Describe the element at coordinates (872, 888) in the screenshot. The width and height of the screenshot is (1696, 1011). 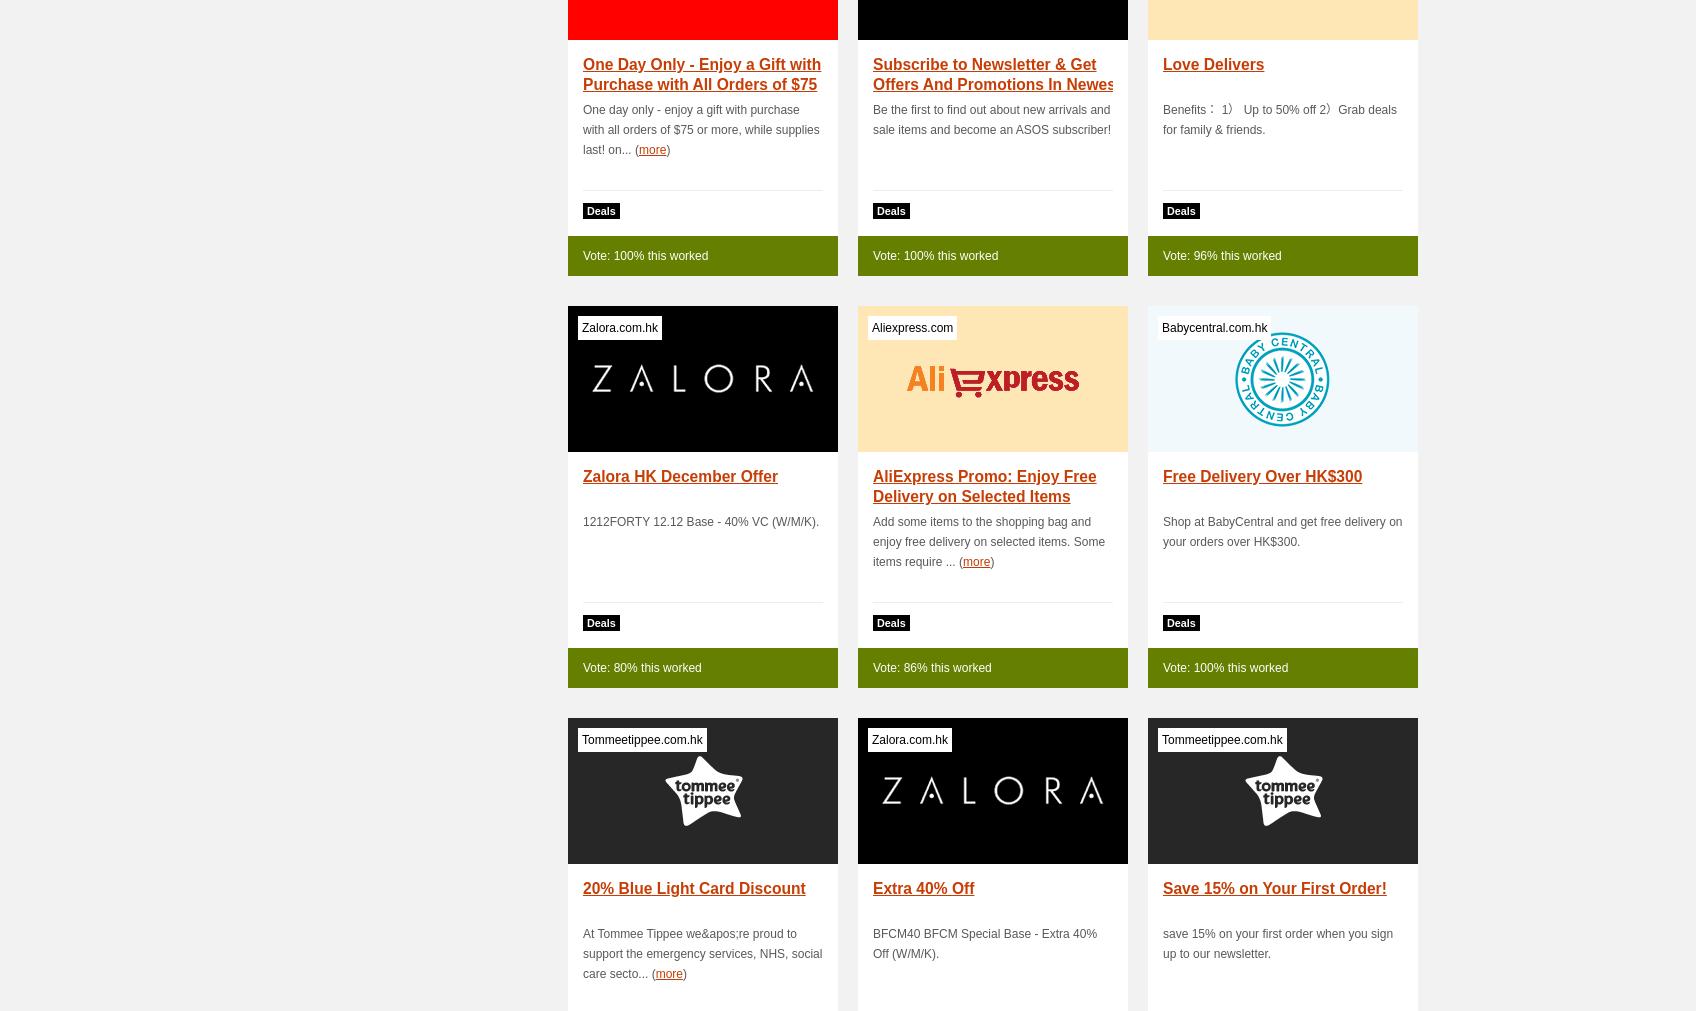
I see `'Extra 40% Off'` at that location.